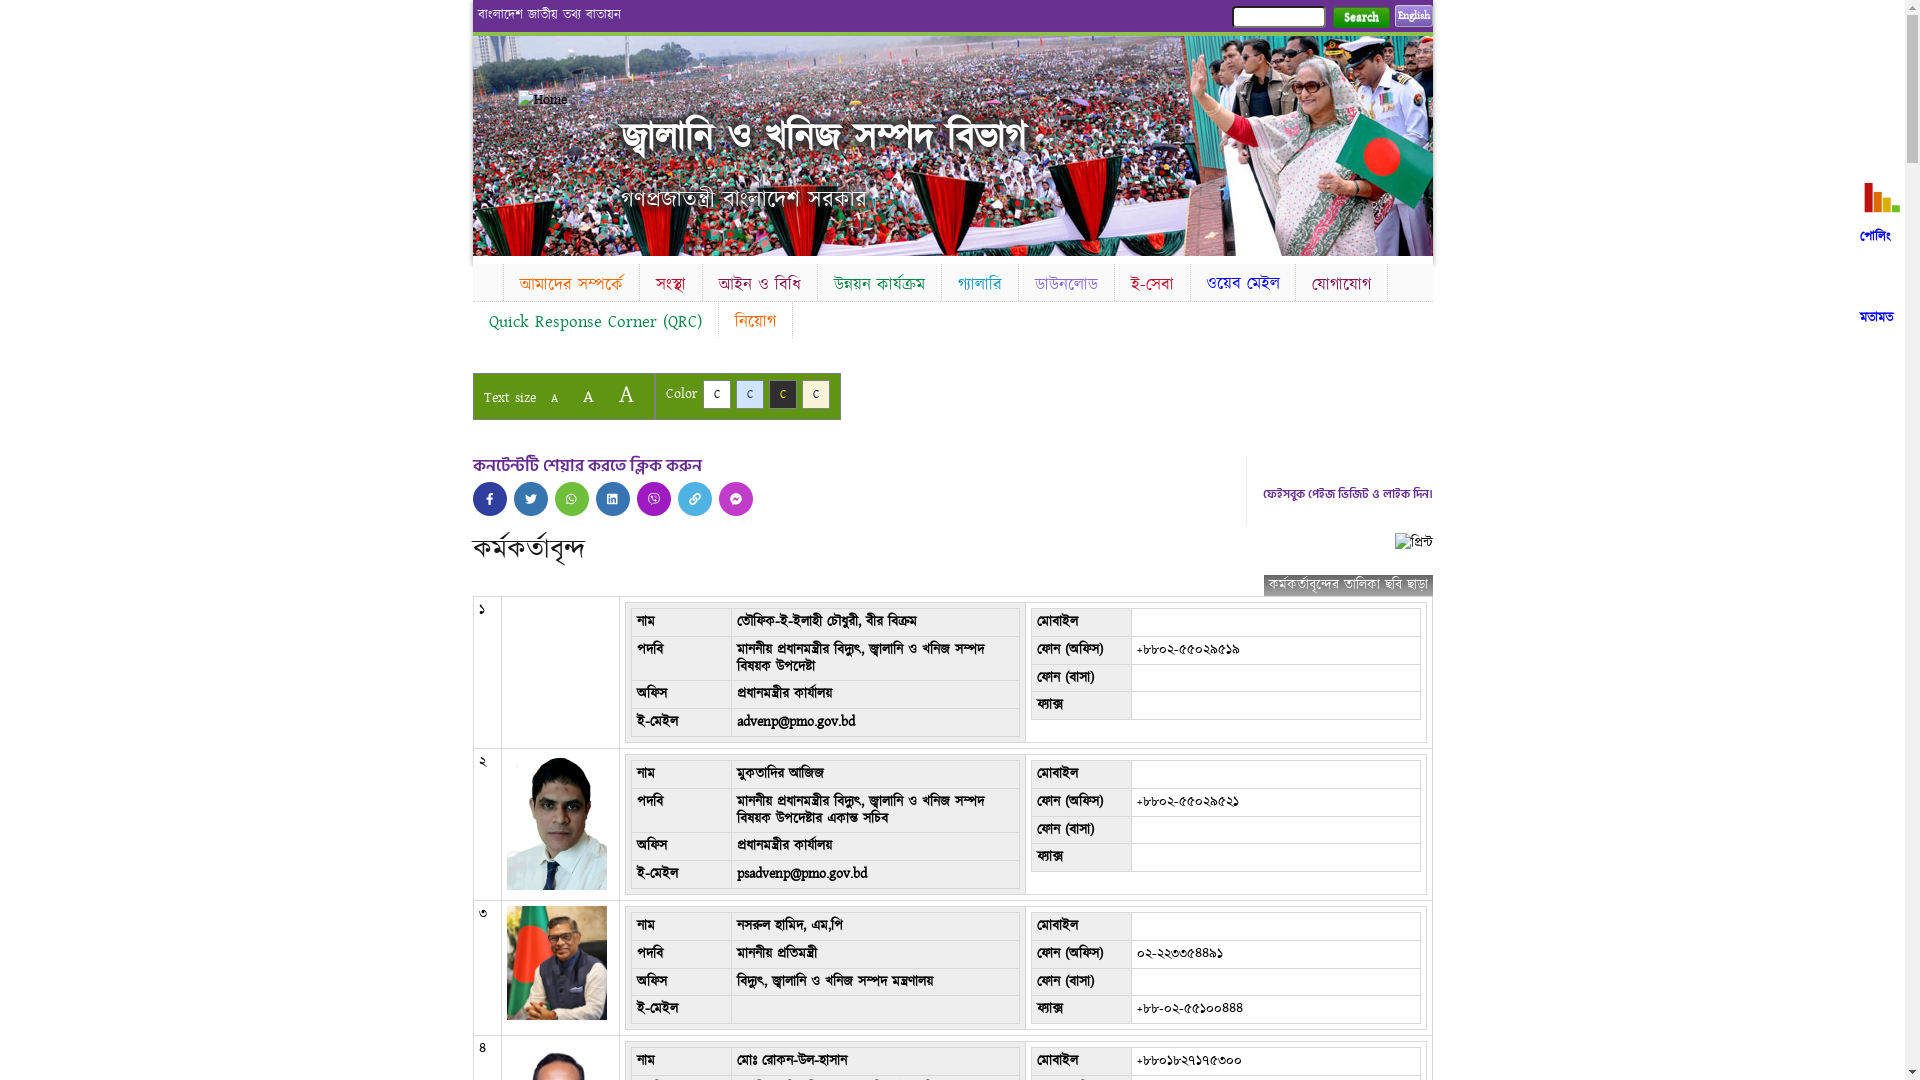 This screenshot has height=1080, width=1920. Describe the element at coordinates (816, 394) in the screenshot. I see `'C'` at that location.